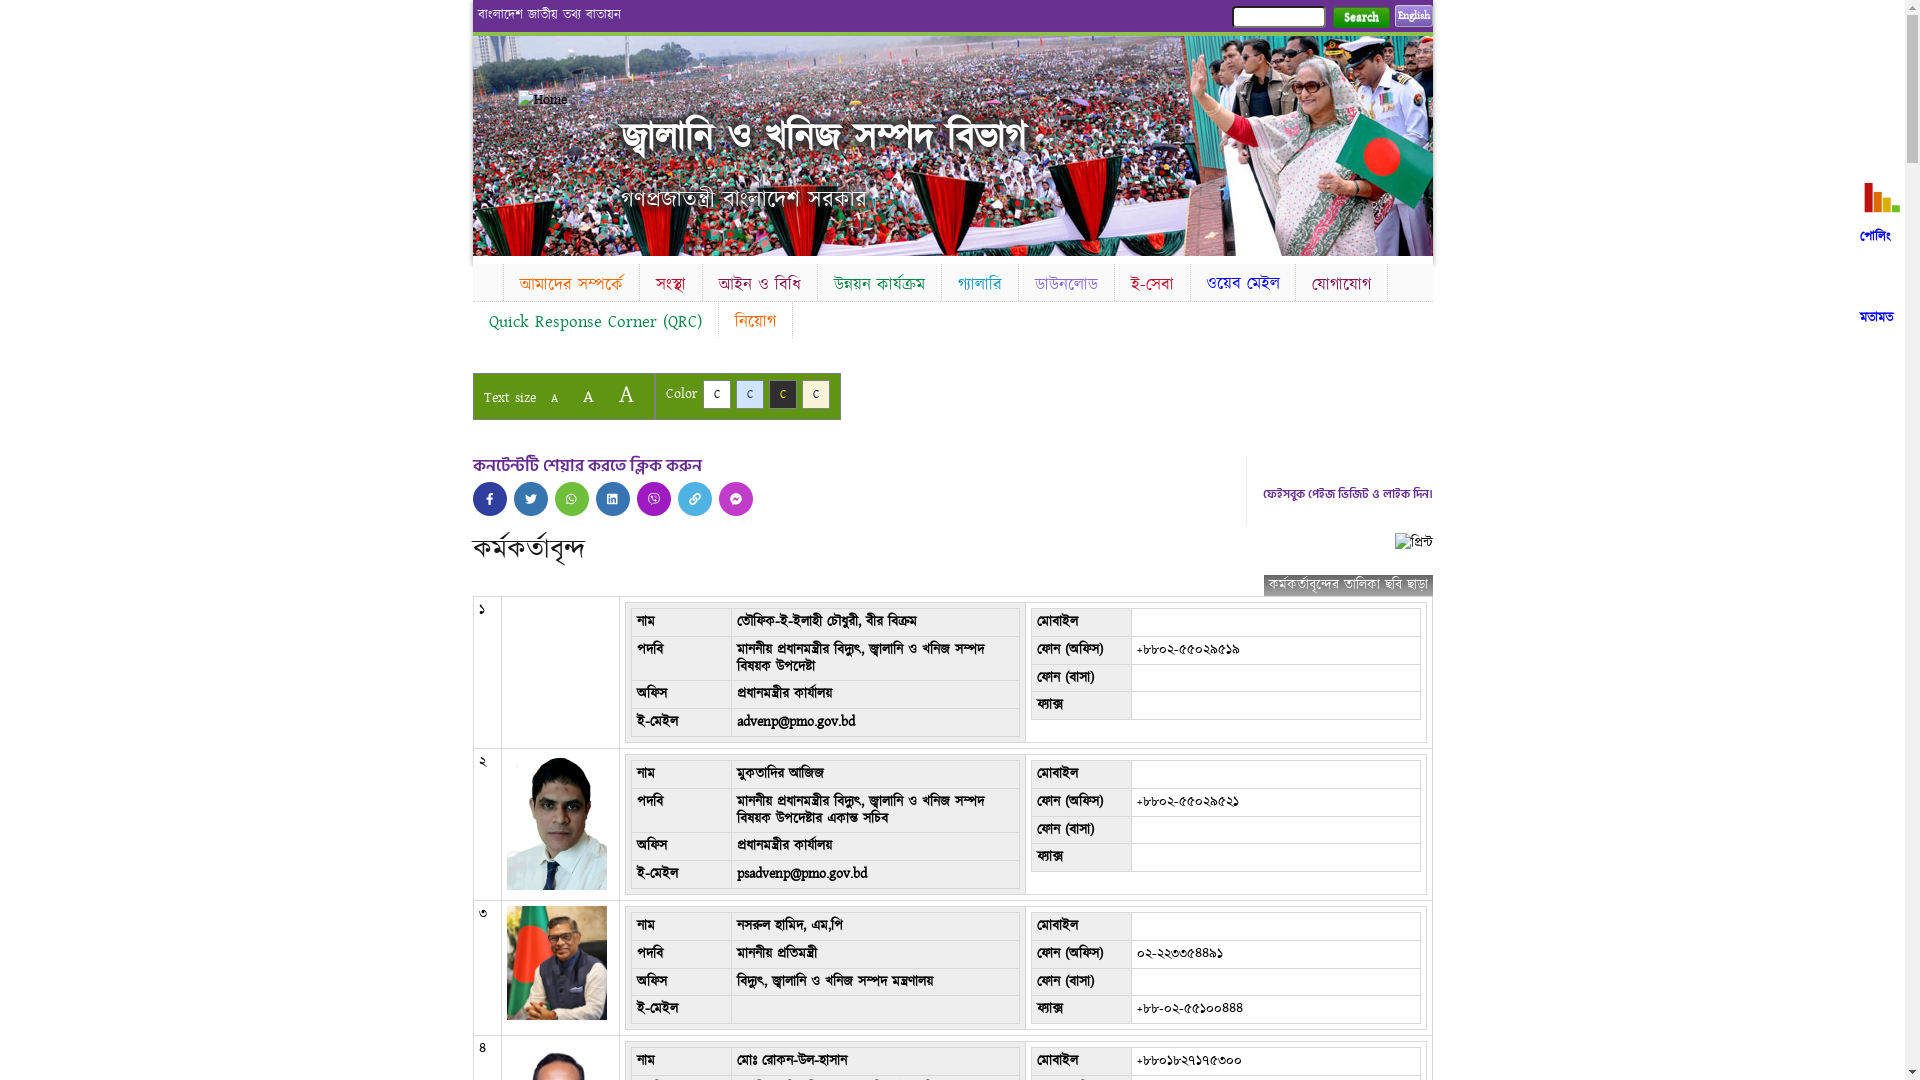 This screenshot has height=1080, width=1920. Describe the element at coordinates (816, 394) in the screenshot. I see `'C'` at that location.